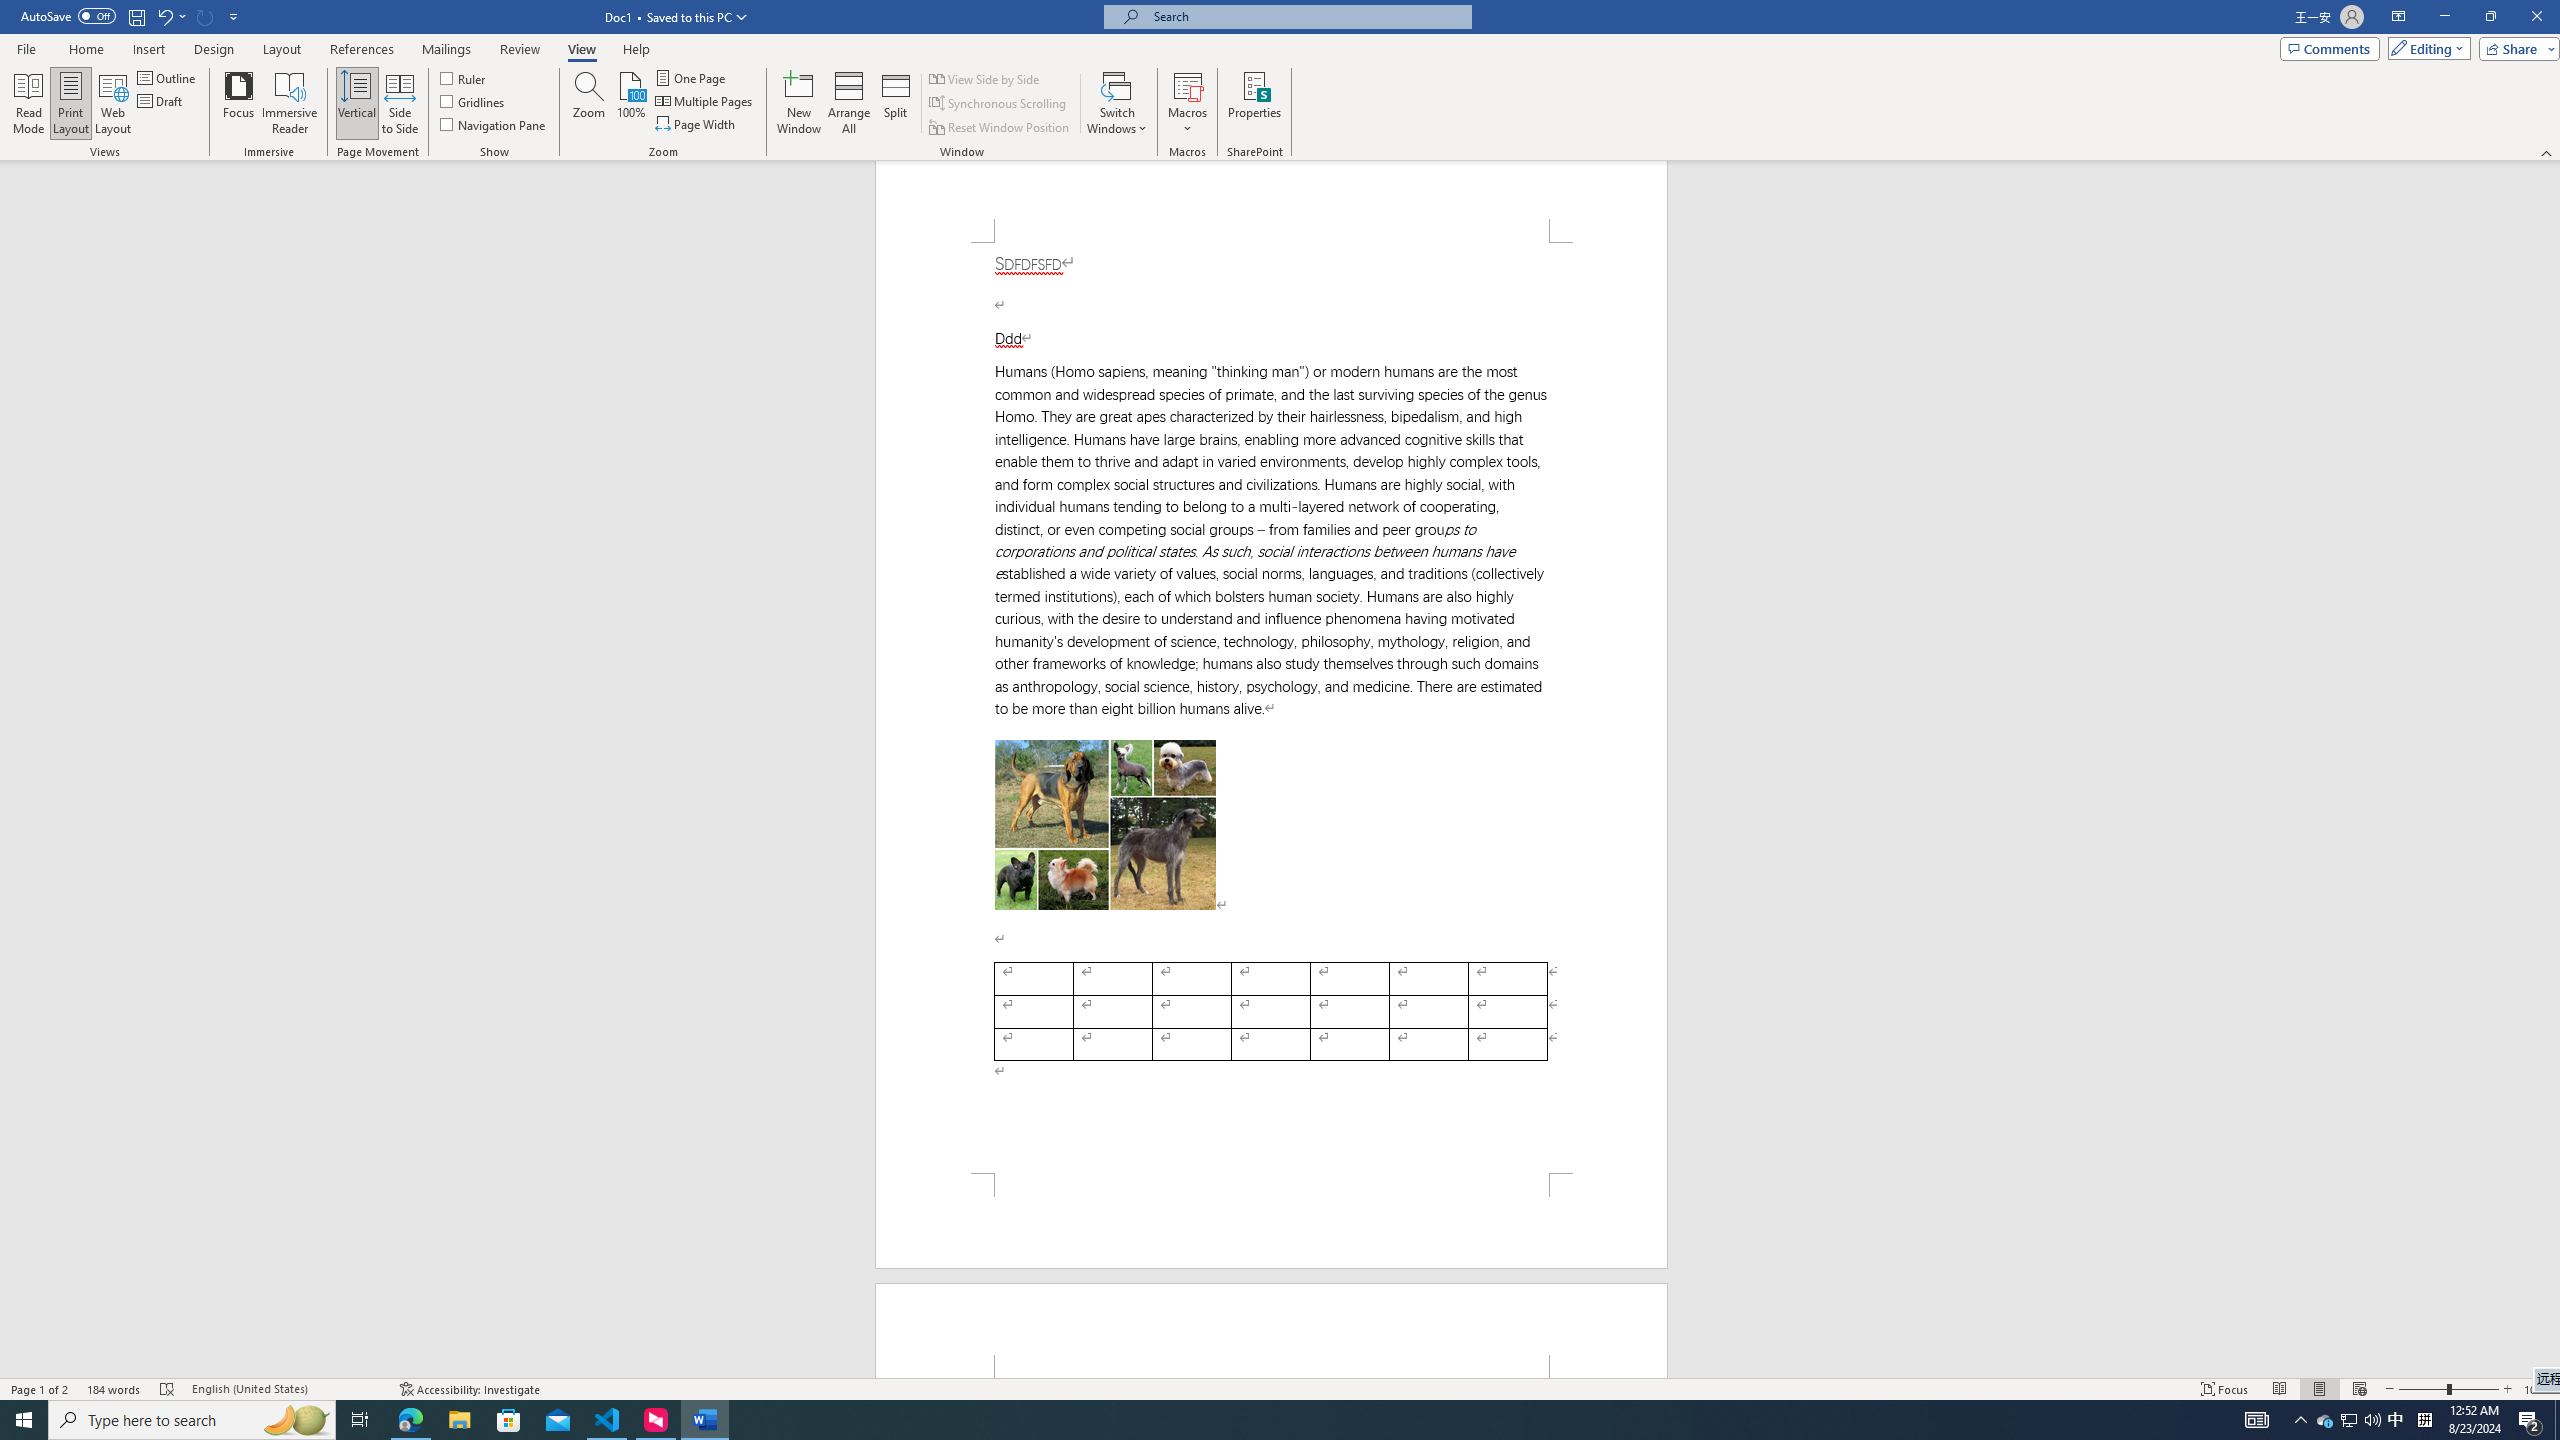  I want to click on 'Draft', so click(160, 99).